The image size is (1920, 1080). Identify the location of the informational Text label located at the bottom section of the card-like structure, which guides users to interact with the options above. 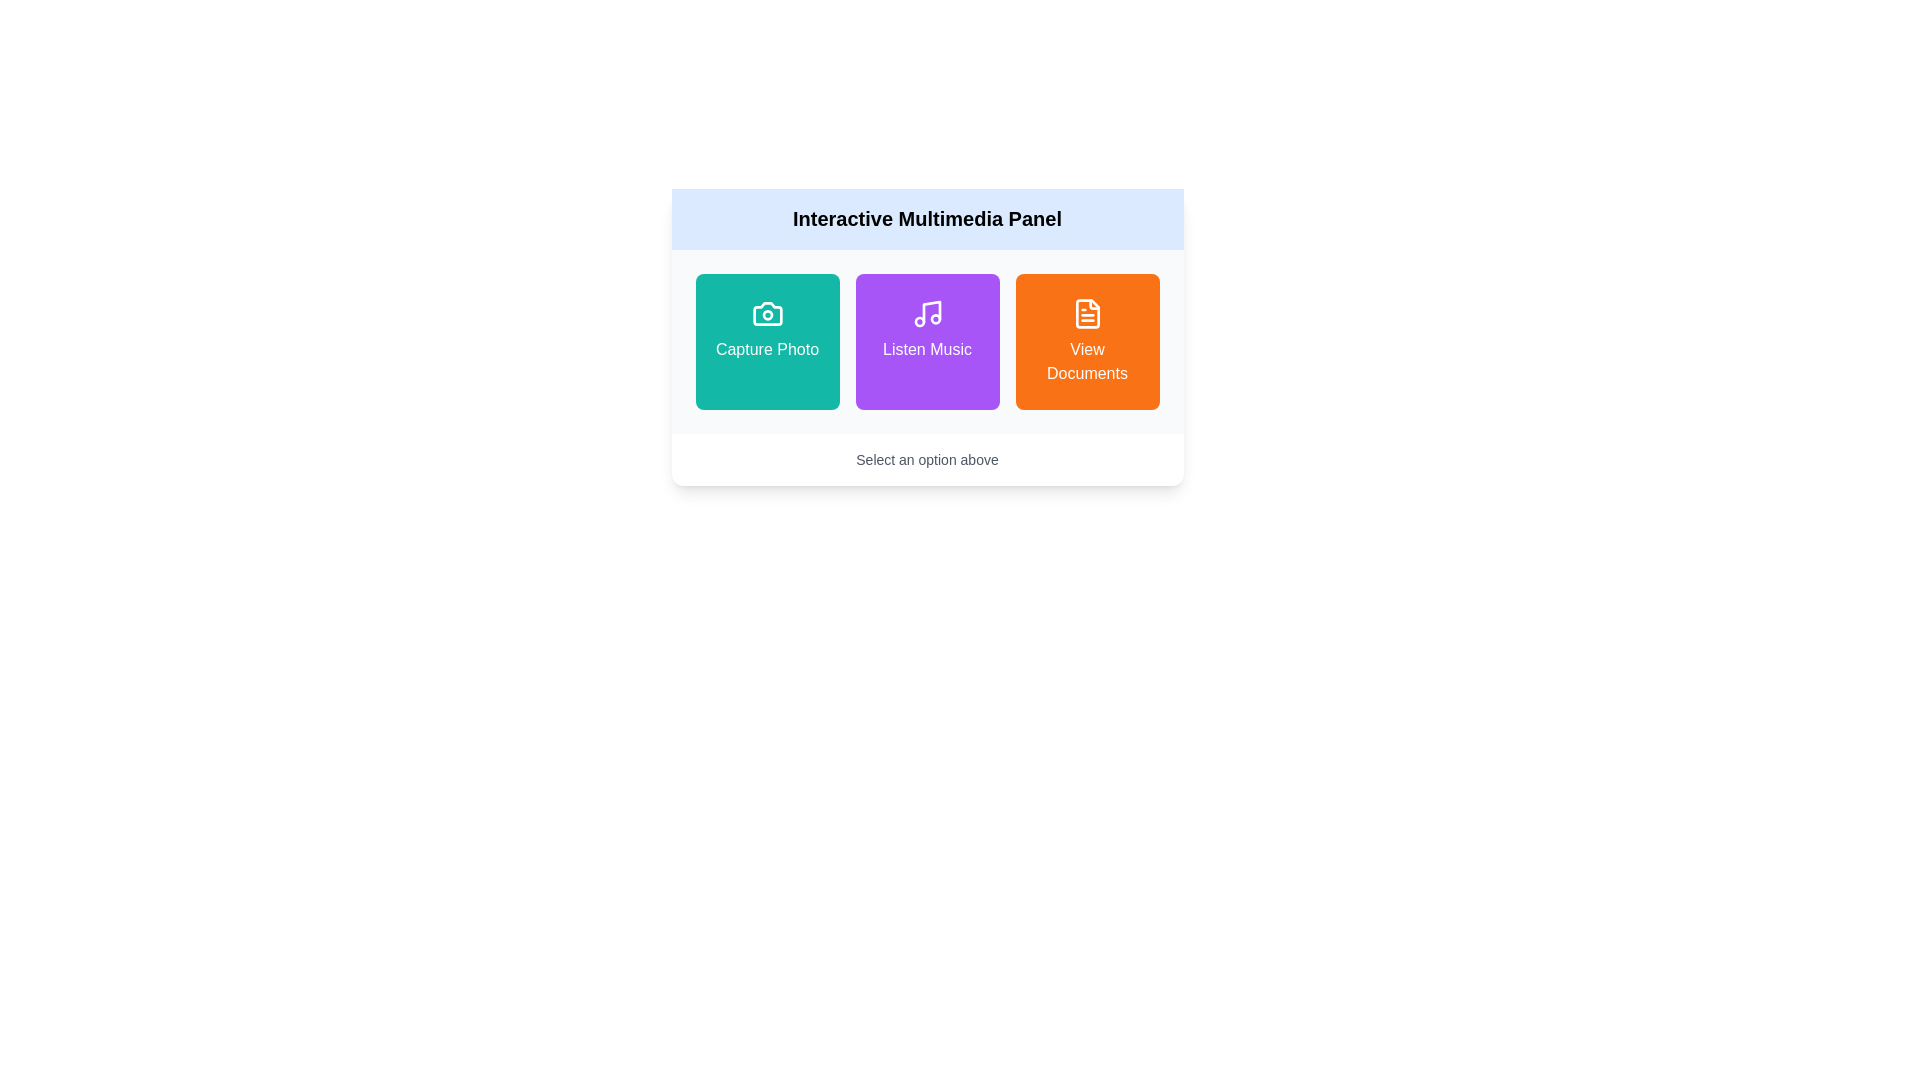
(926, 459).